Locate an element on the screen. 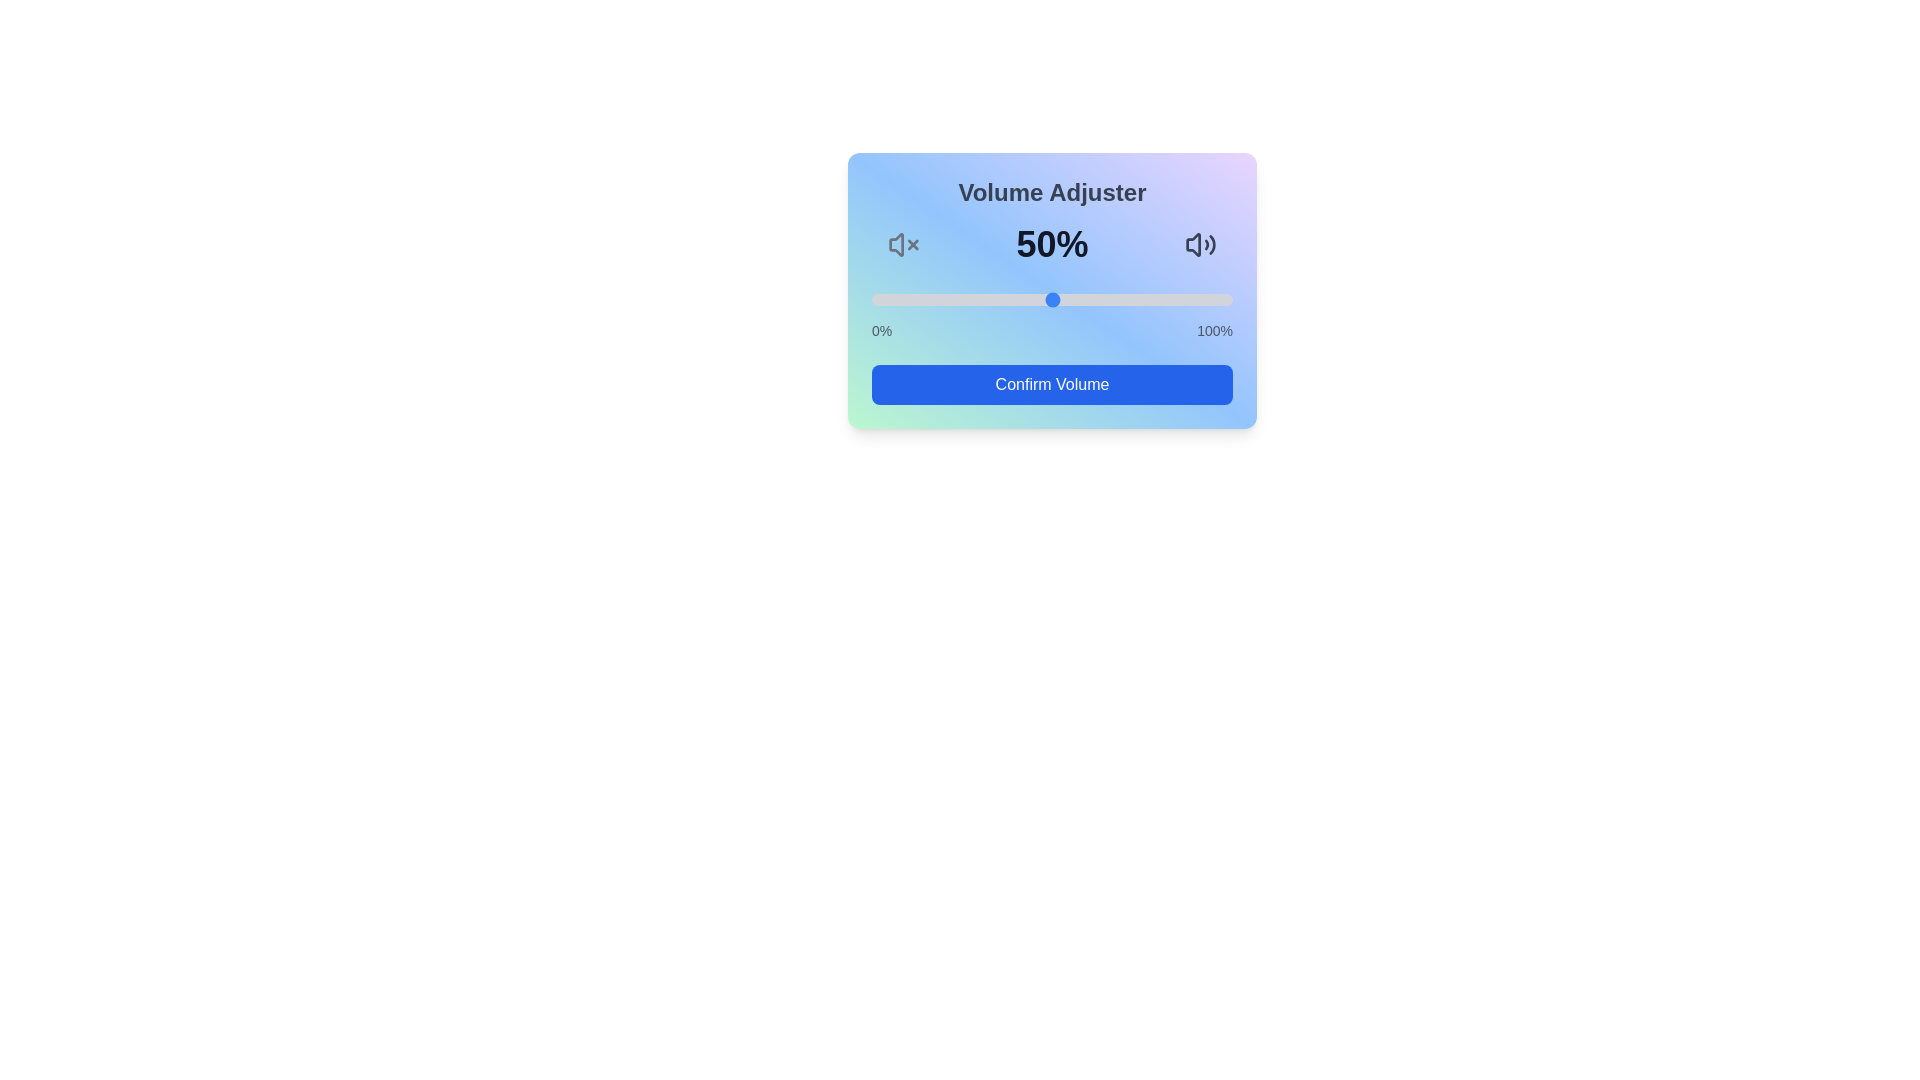 The height and width of the screenshot is (1080, 1920). 'Confirm Volume' button is located at coordinates (1051, 385).